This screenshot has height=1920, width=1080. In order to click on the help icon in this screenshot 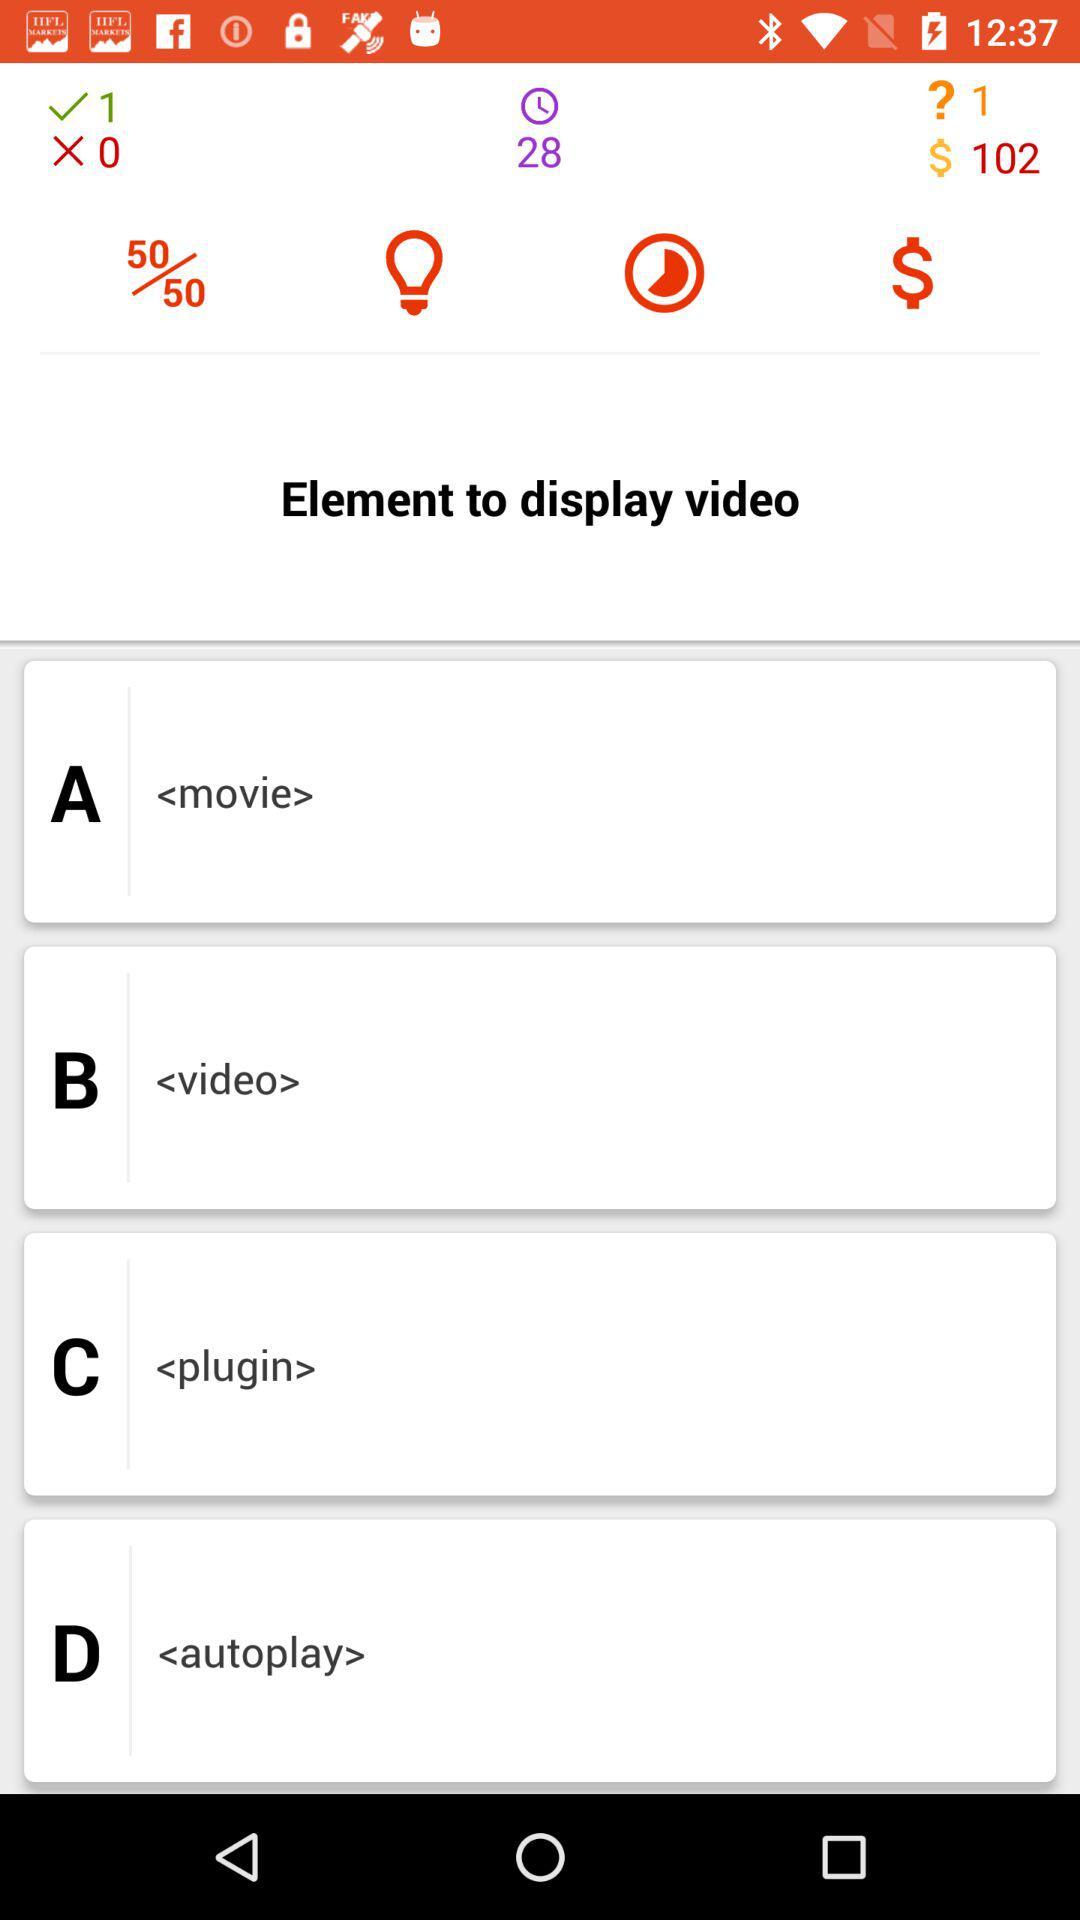, I will do `click(664, 272)`.